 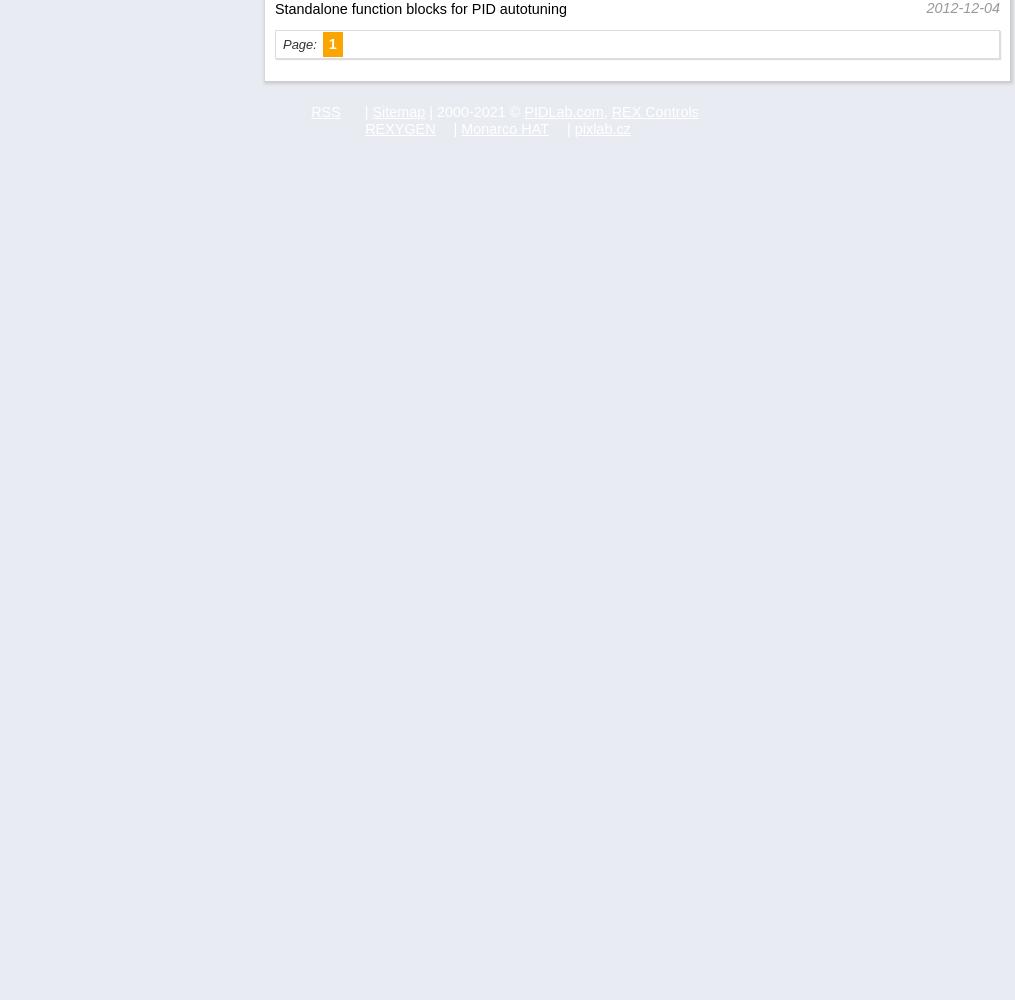 What do you see at coordinates (610, 110) in the screenshot?
I see `'REX Controls'` at bounding box center [610, 110].